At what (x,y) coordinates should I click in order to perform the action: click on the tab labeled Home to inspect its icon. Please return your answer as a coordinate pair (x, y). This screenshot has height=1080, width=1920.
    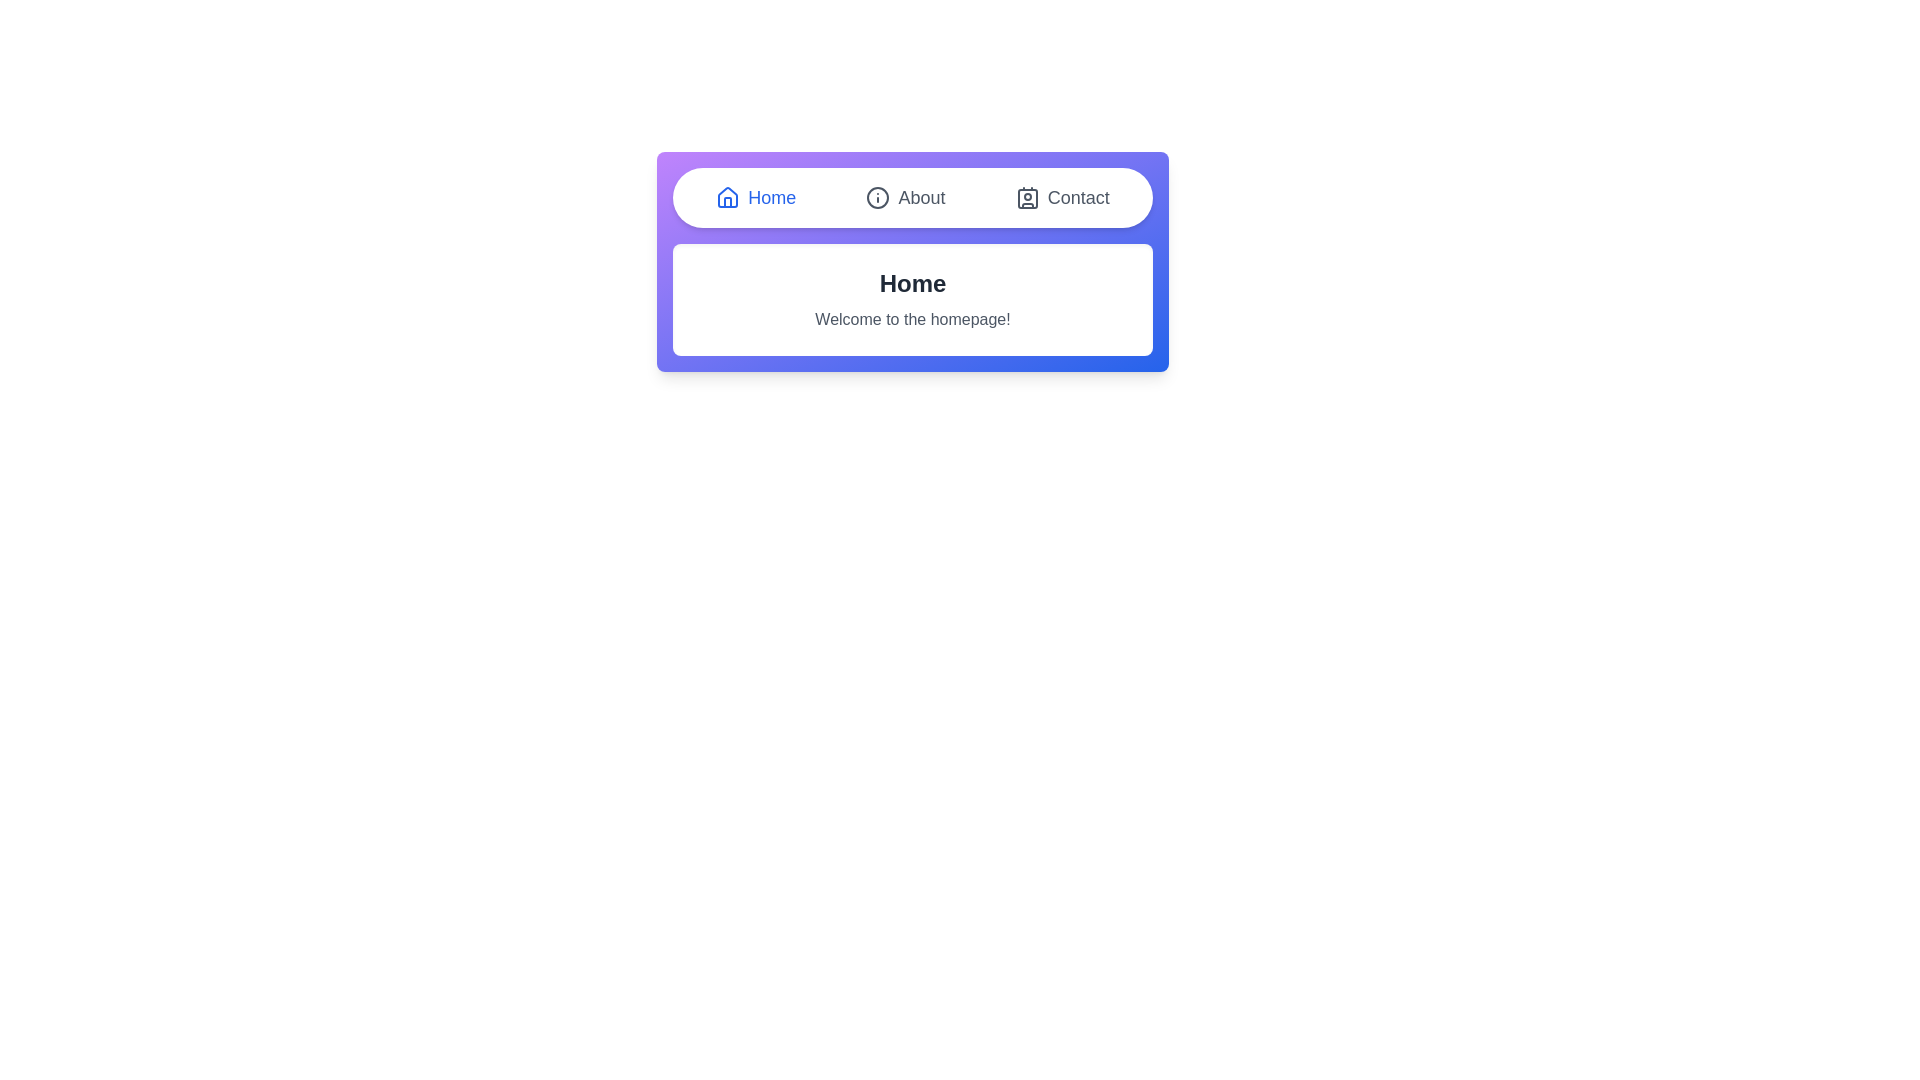
    Looking at the image, I should click on (755, 197).